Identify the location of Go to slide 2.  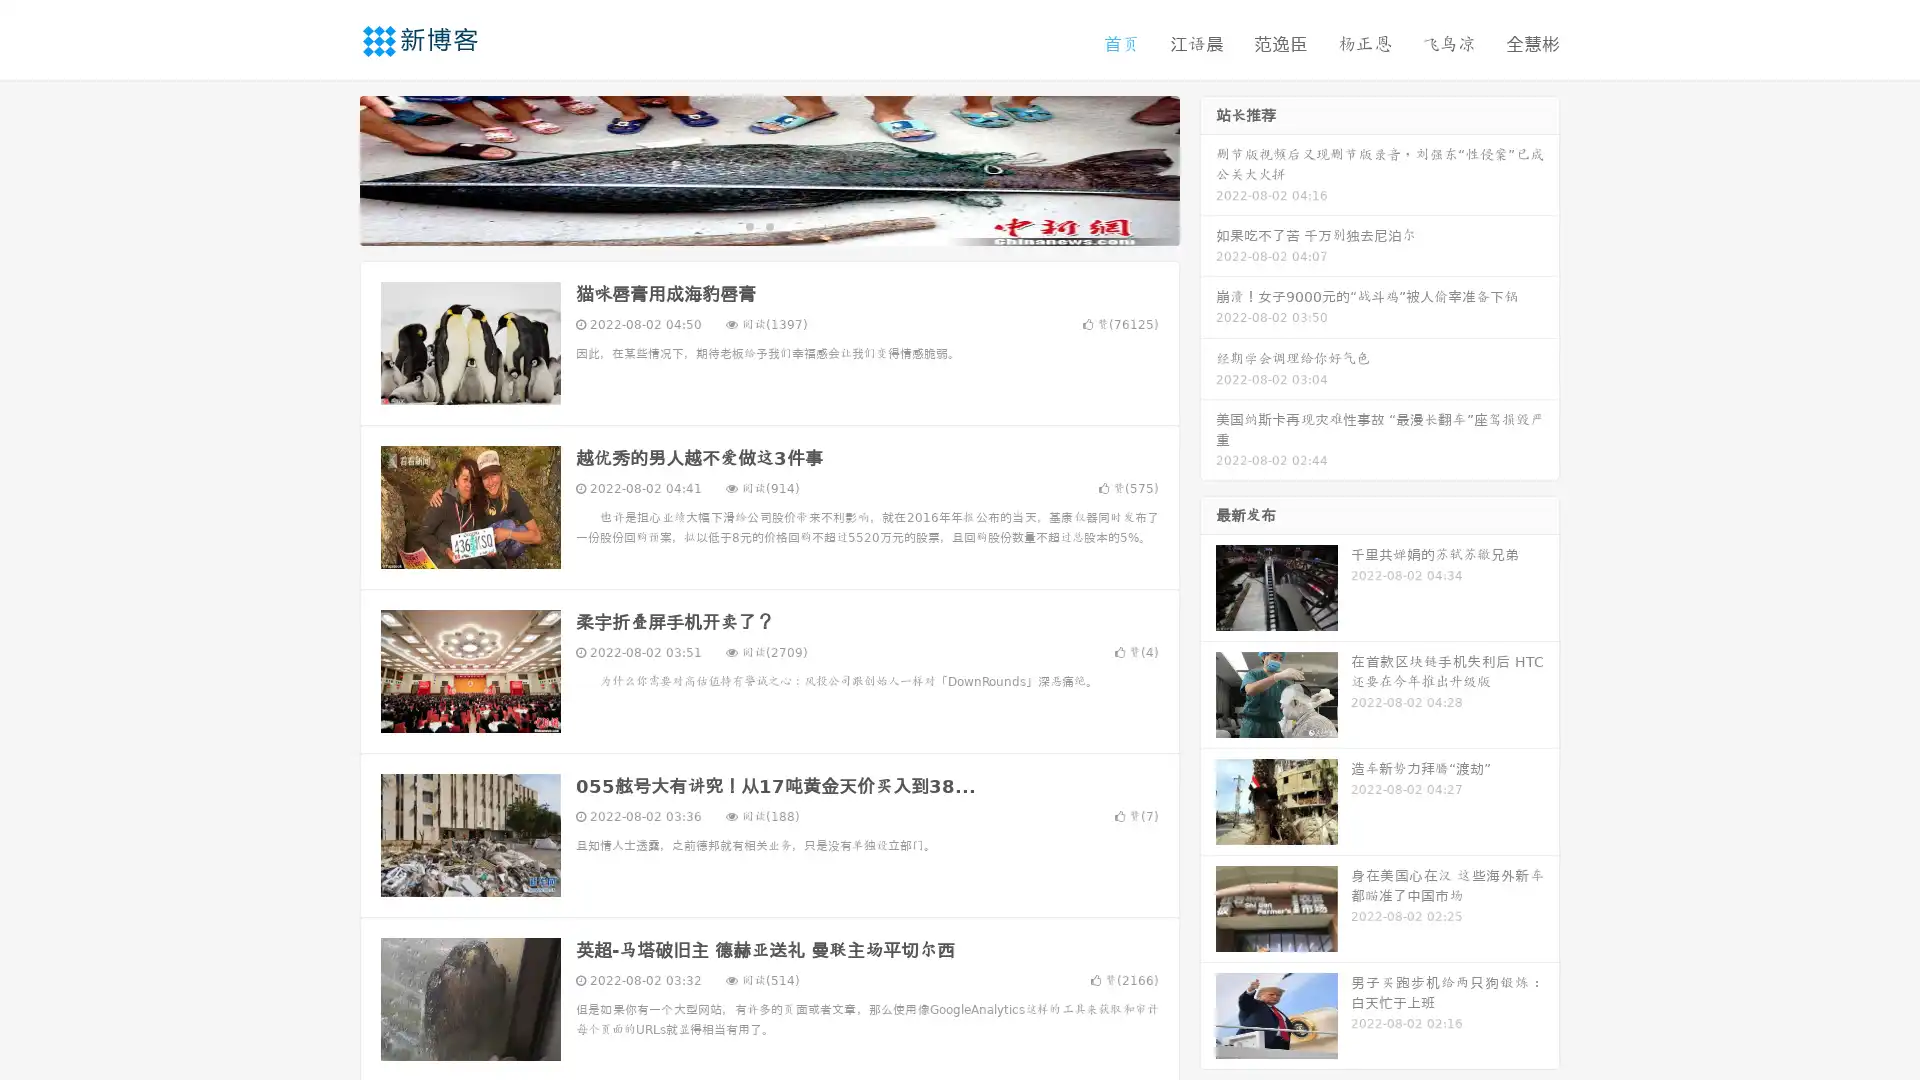
(768, 225).